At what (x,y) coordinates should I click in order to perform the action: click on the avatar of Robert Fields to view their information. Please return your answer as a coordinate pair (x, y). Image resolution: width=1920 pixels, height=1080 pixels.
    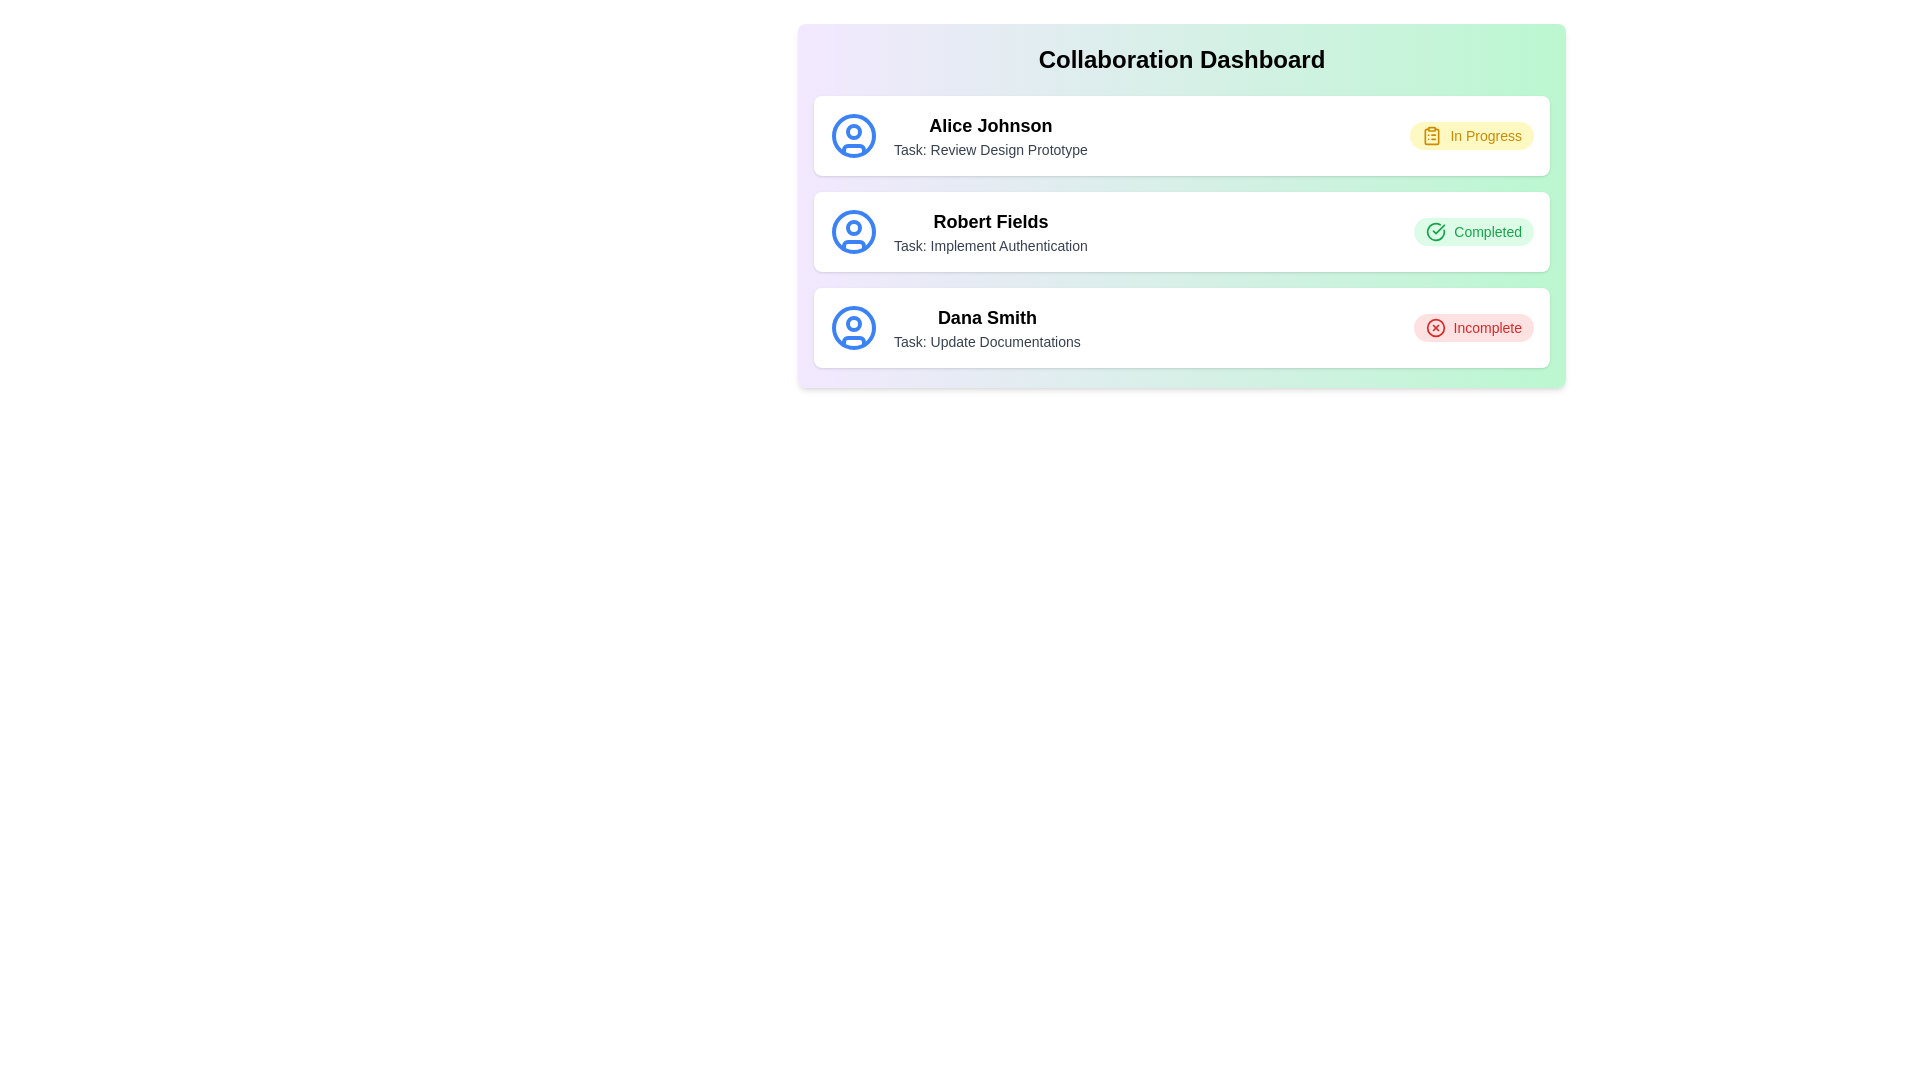
    Looking at the image, I should click on (854, 230).